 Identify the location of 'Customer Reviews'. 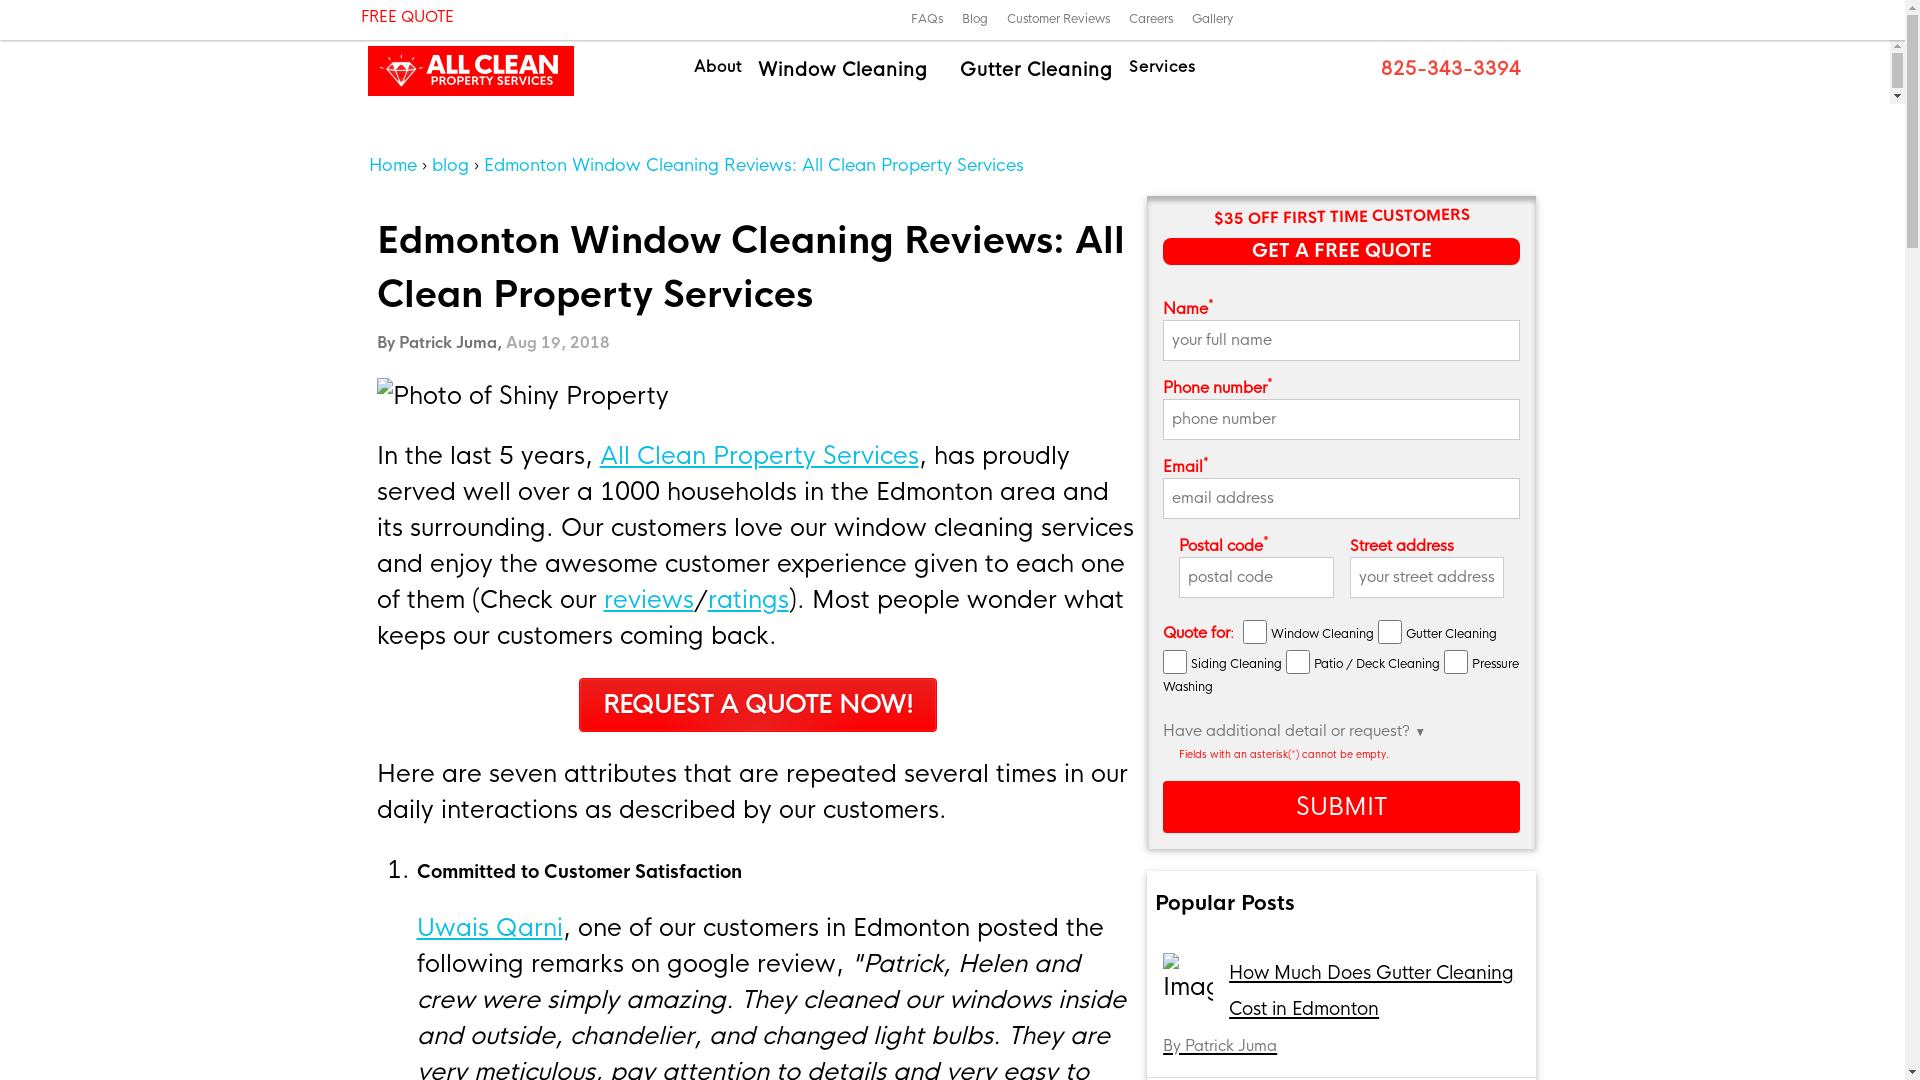
(1057, 19).